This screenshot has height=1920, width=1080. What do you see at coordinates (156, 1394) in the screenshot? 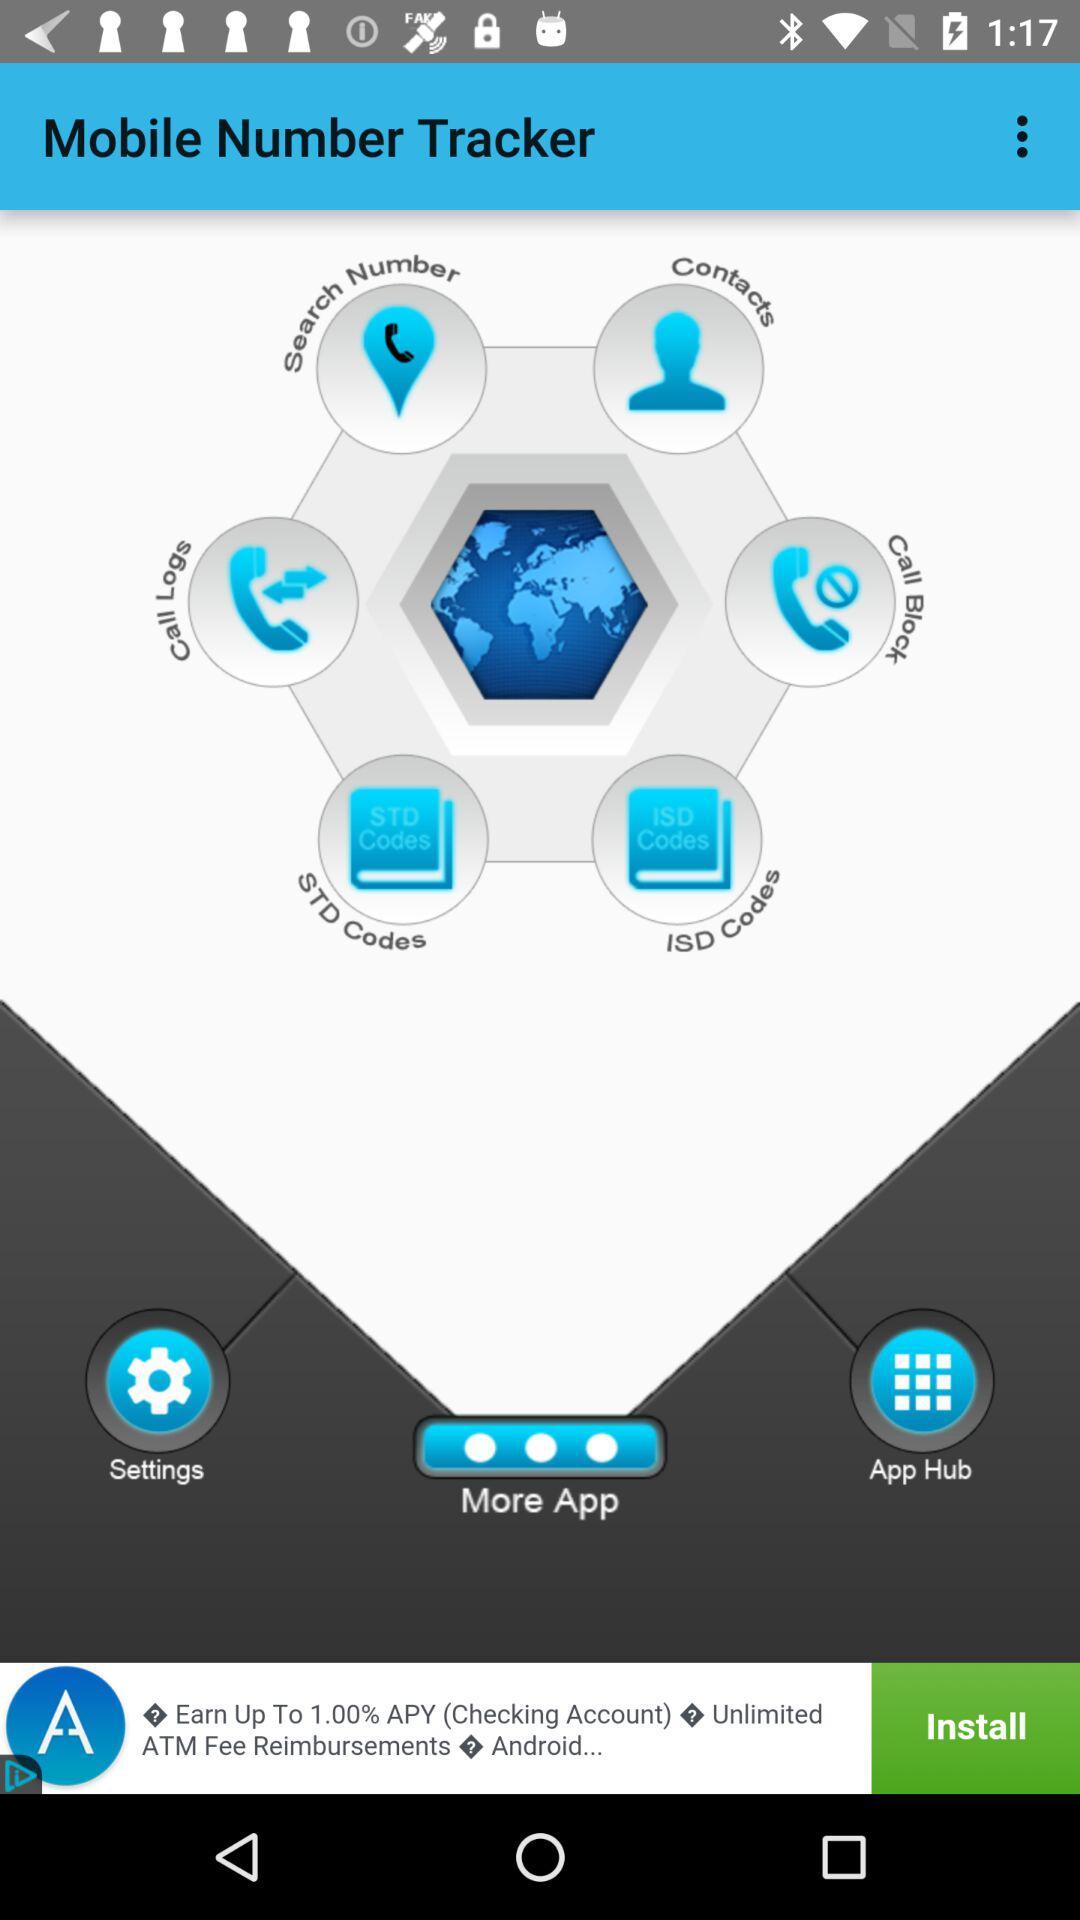
I see `click for settings` at bounding box center [156, 1394].